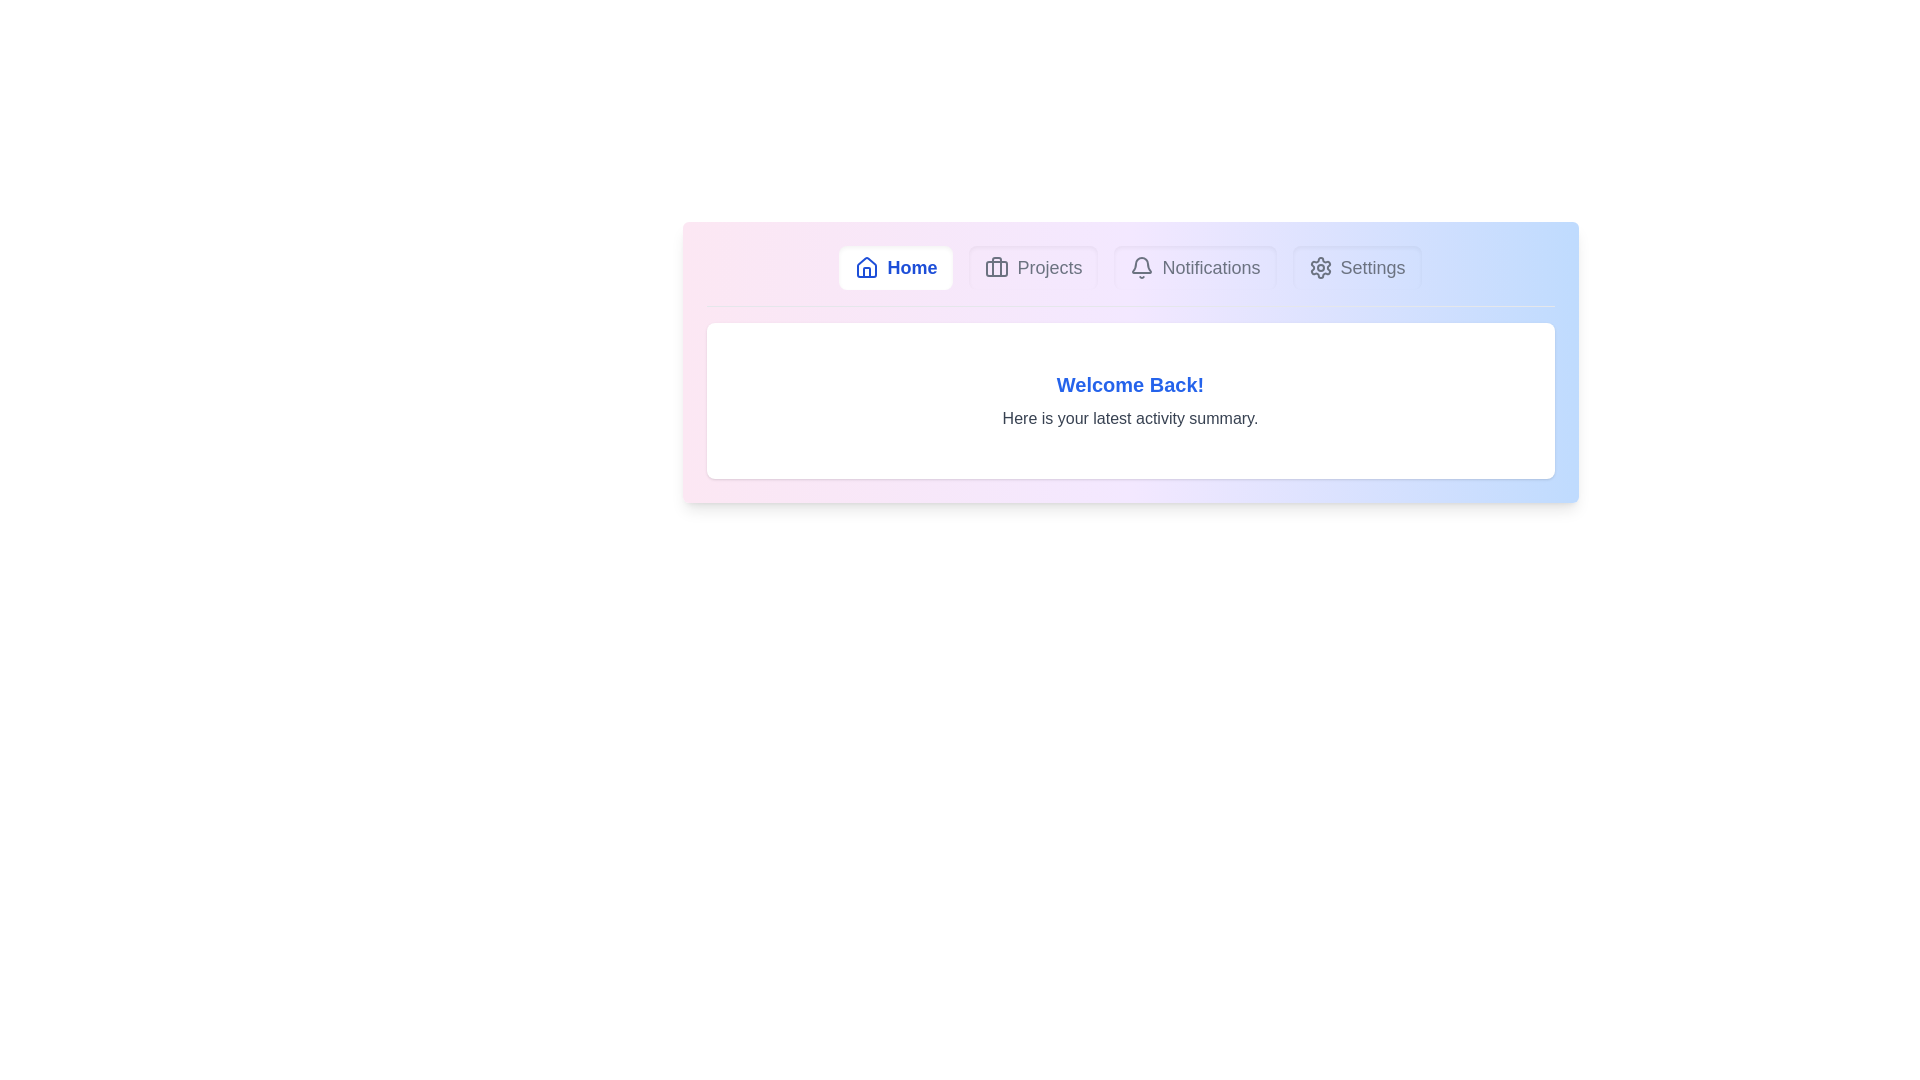  Describe the element at coordinates (1033, 266) in the screenshot. I see `the Projects tab to switch to its content` at that location.